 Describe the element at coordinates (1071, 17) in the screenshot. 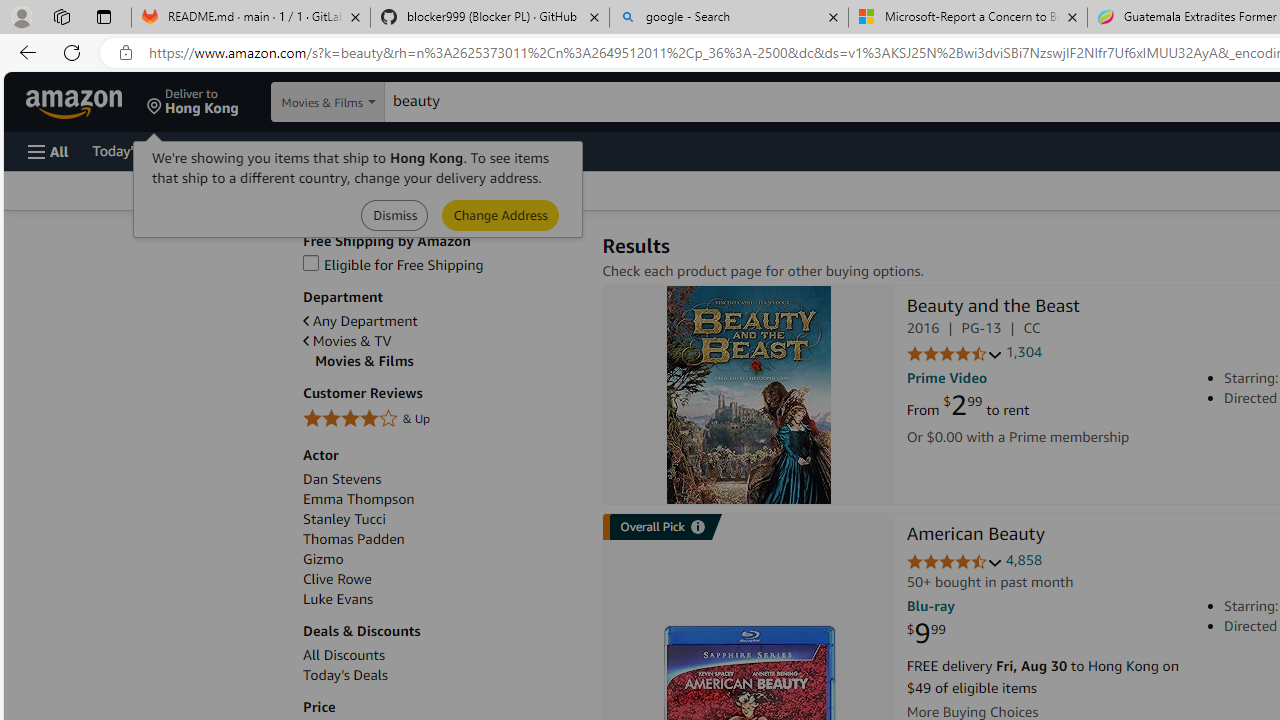

I see `'Close tab'` at that location.